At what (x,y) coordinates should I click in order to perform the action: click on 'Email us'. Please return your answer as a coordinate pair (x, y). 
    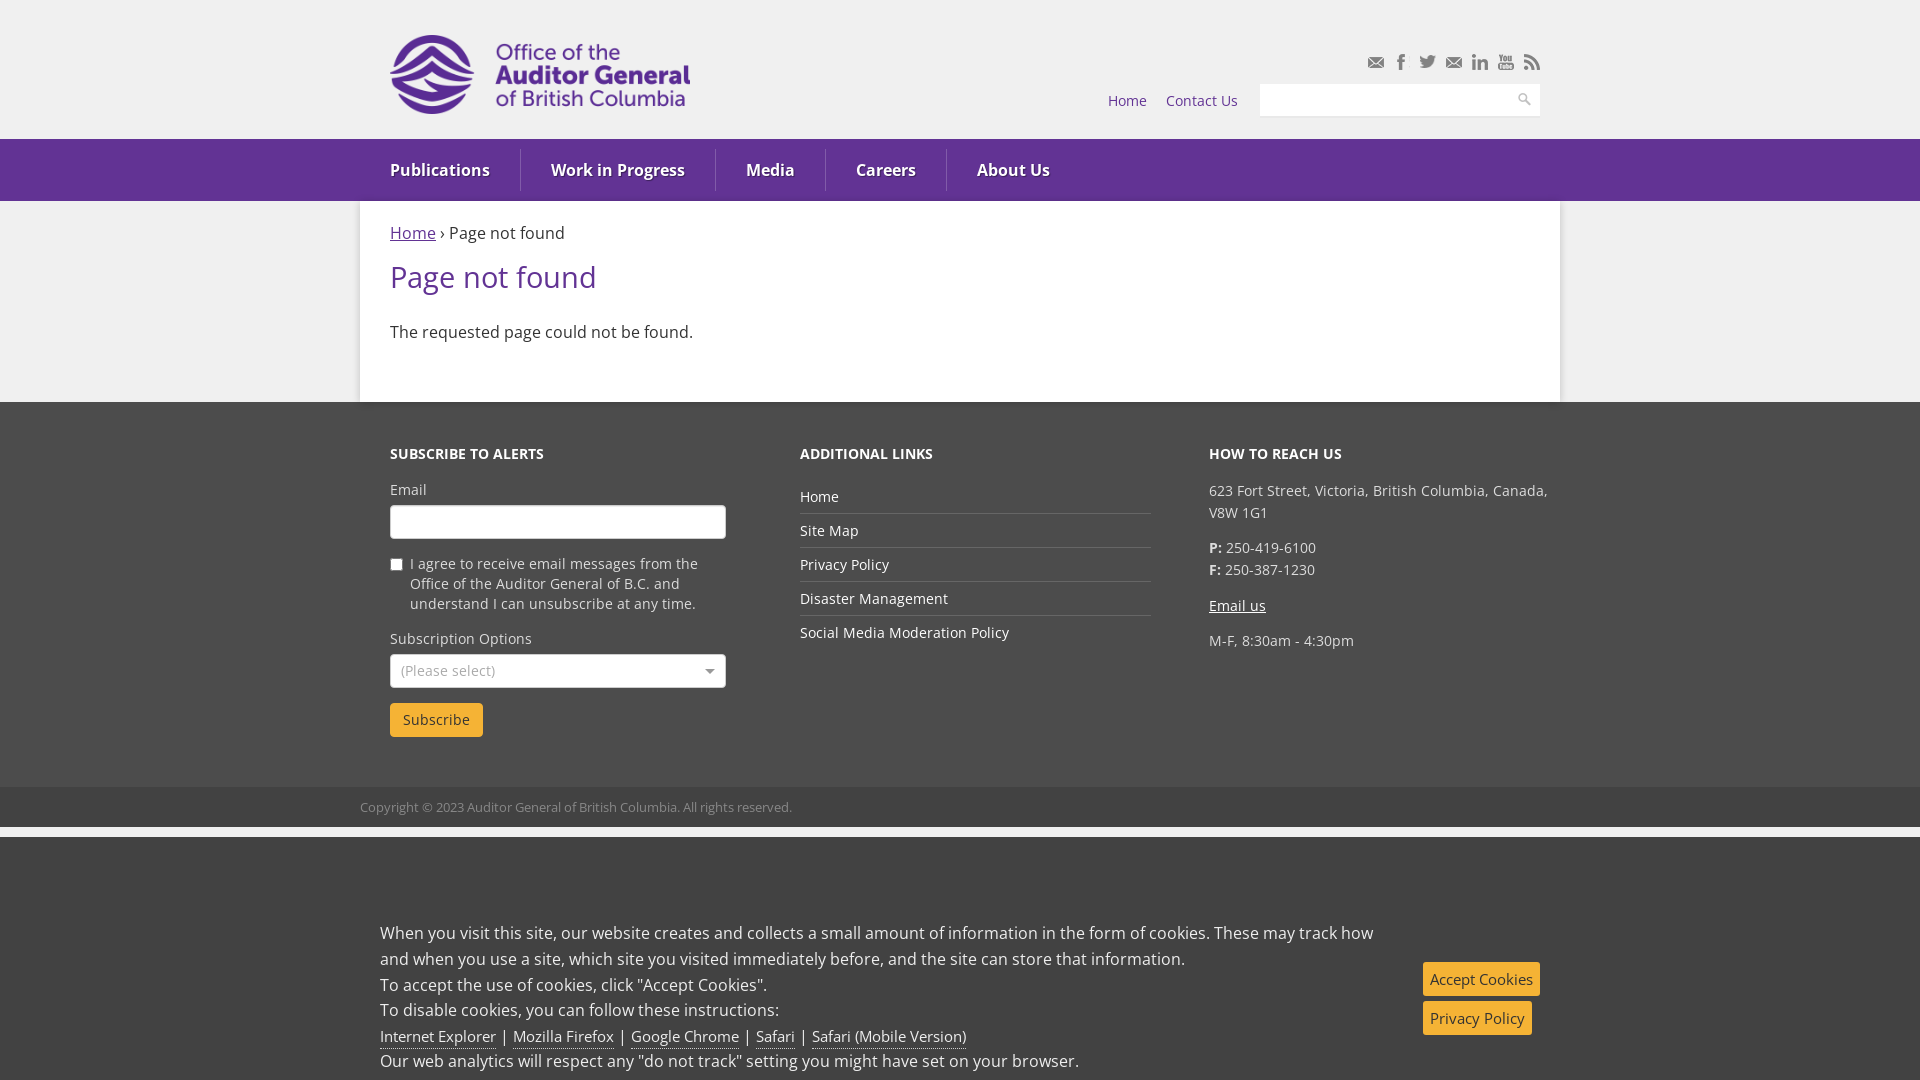
    Looking at the image, I should click on (1236, 604).